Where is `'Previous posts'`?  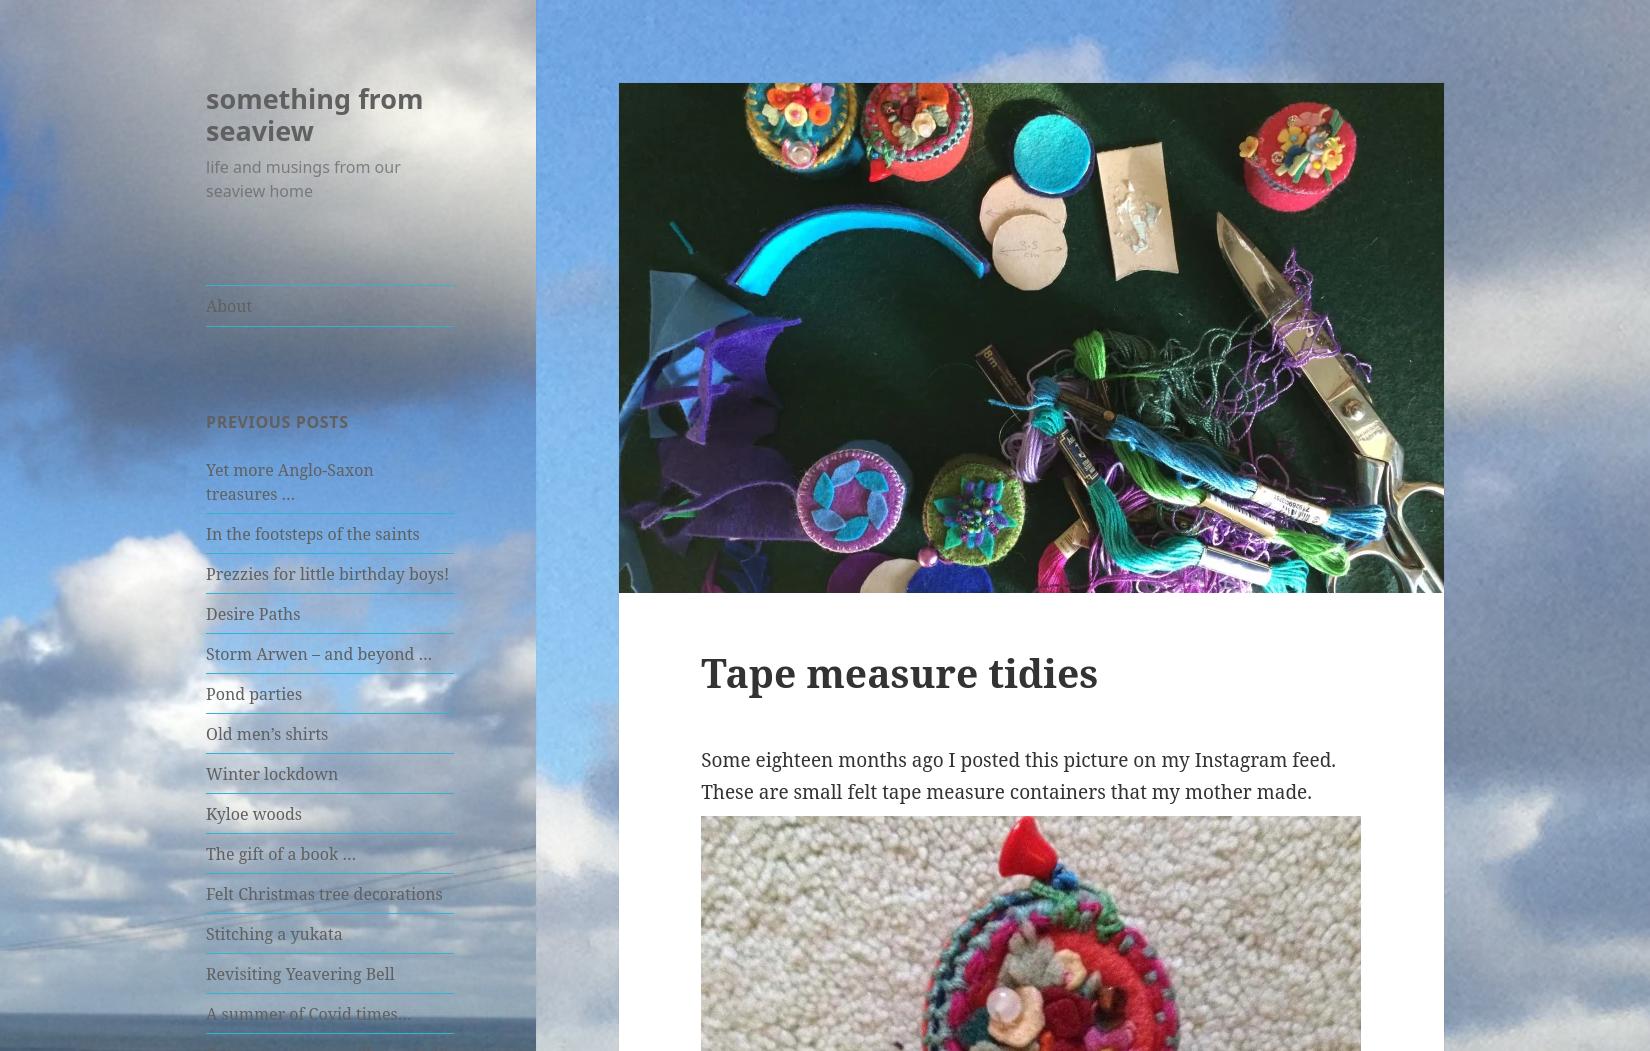 'Previous posts' is located at coordinates (277, 421).